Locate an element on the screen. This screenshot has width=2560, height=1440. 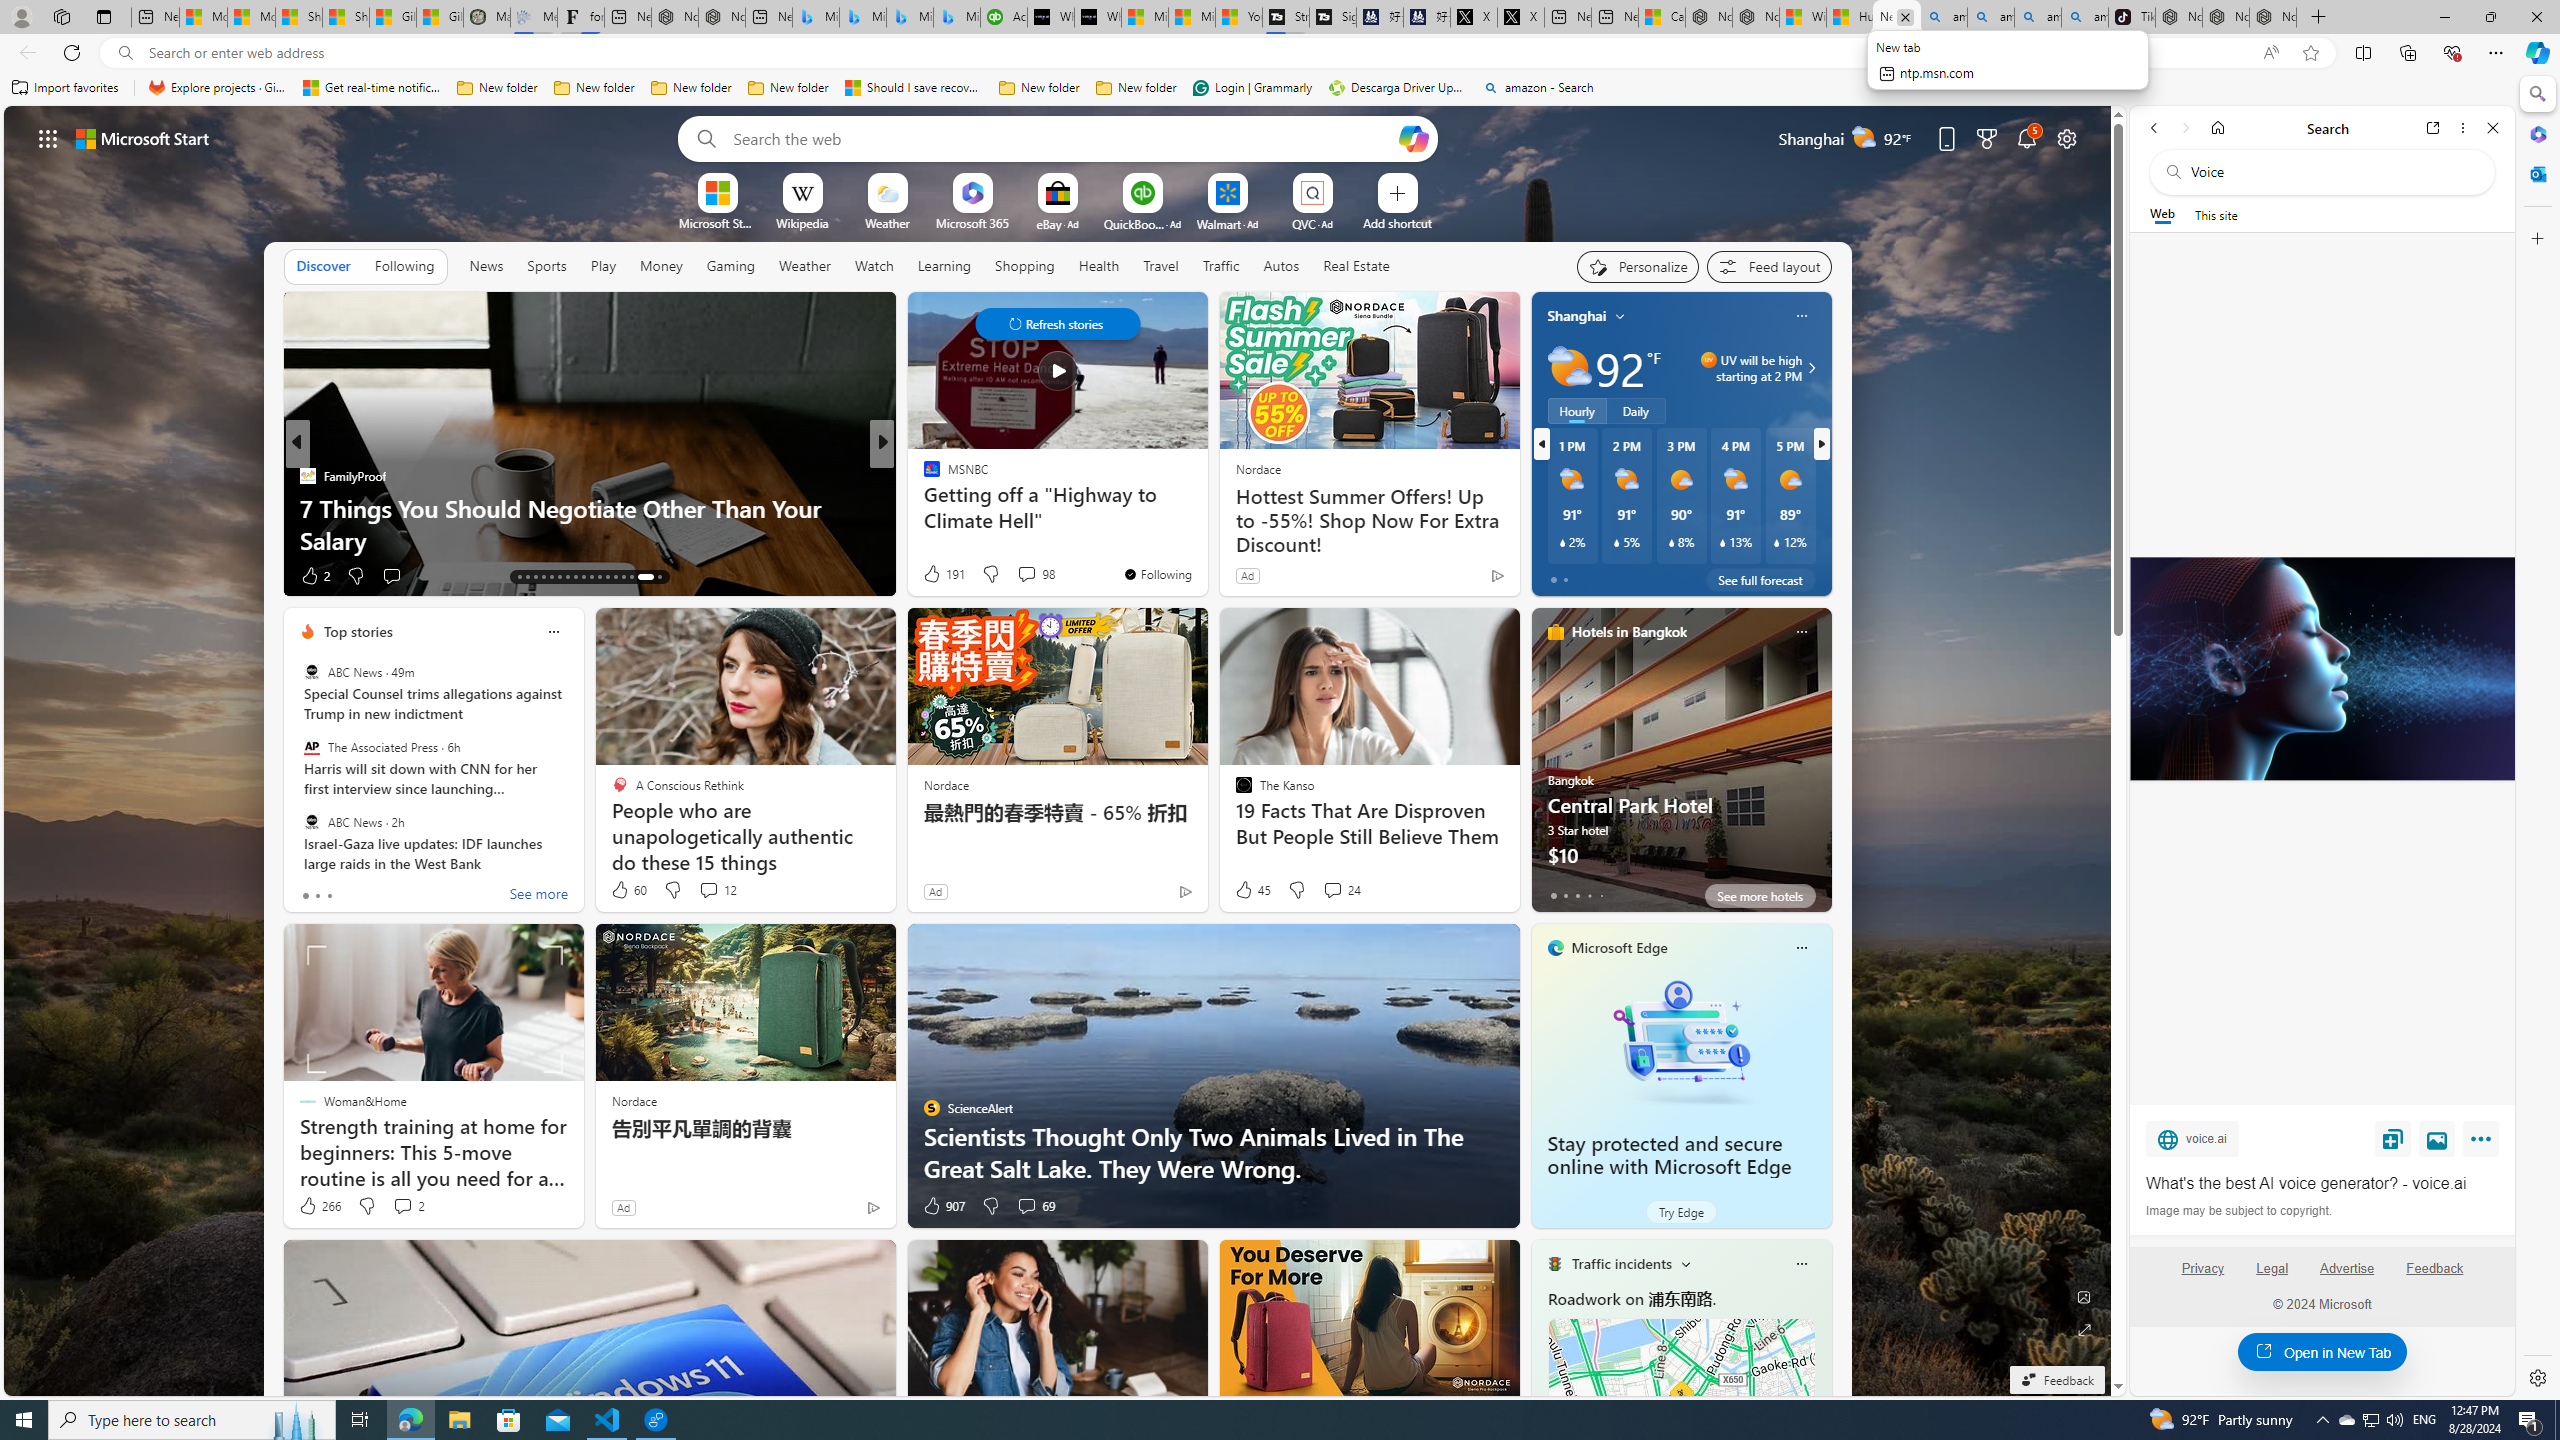
'Enter your search term' is located at coordinates (1061, 137).